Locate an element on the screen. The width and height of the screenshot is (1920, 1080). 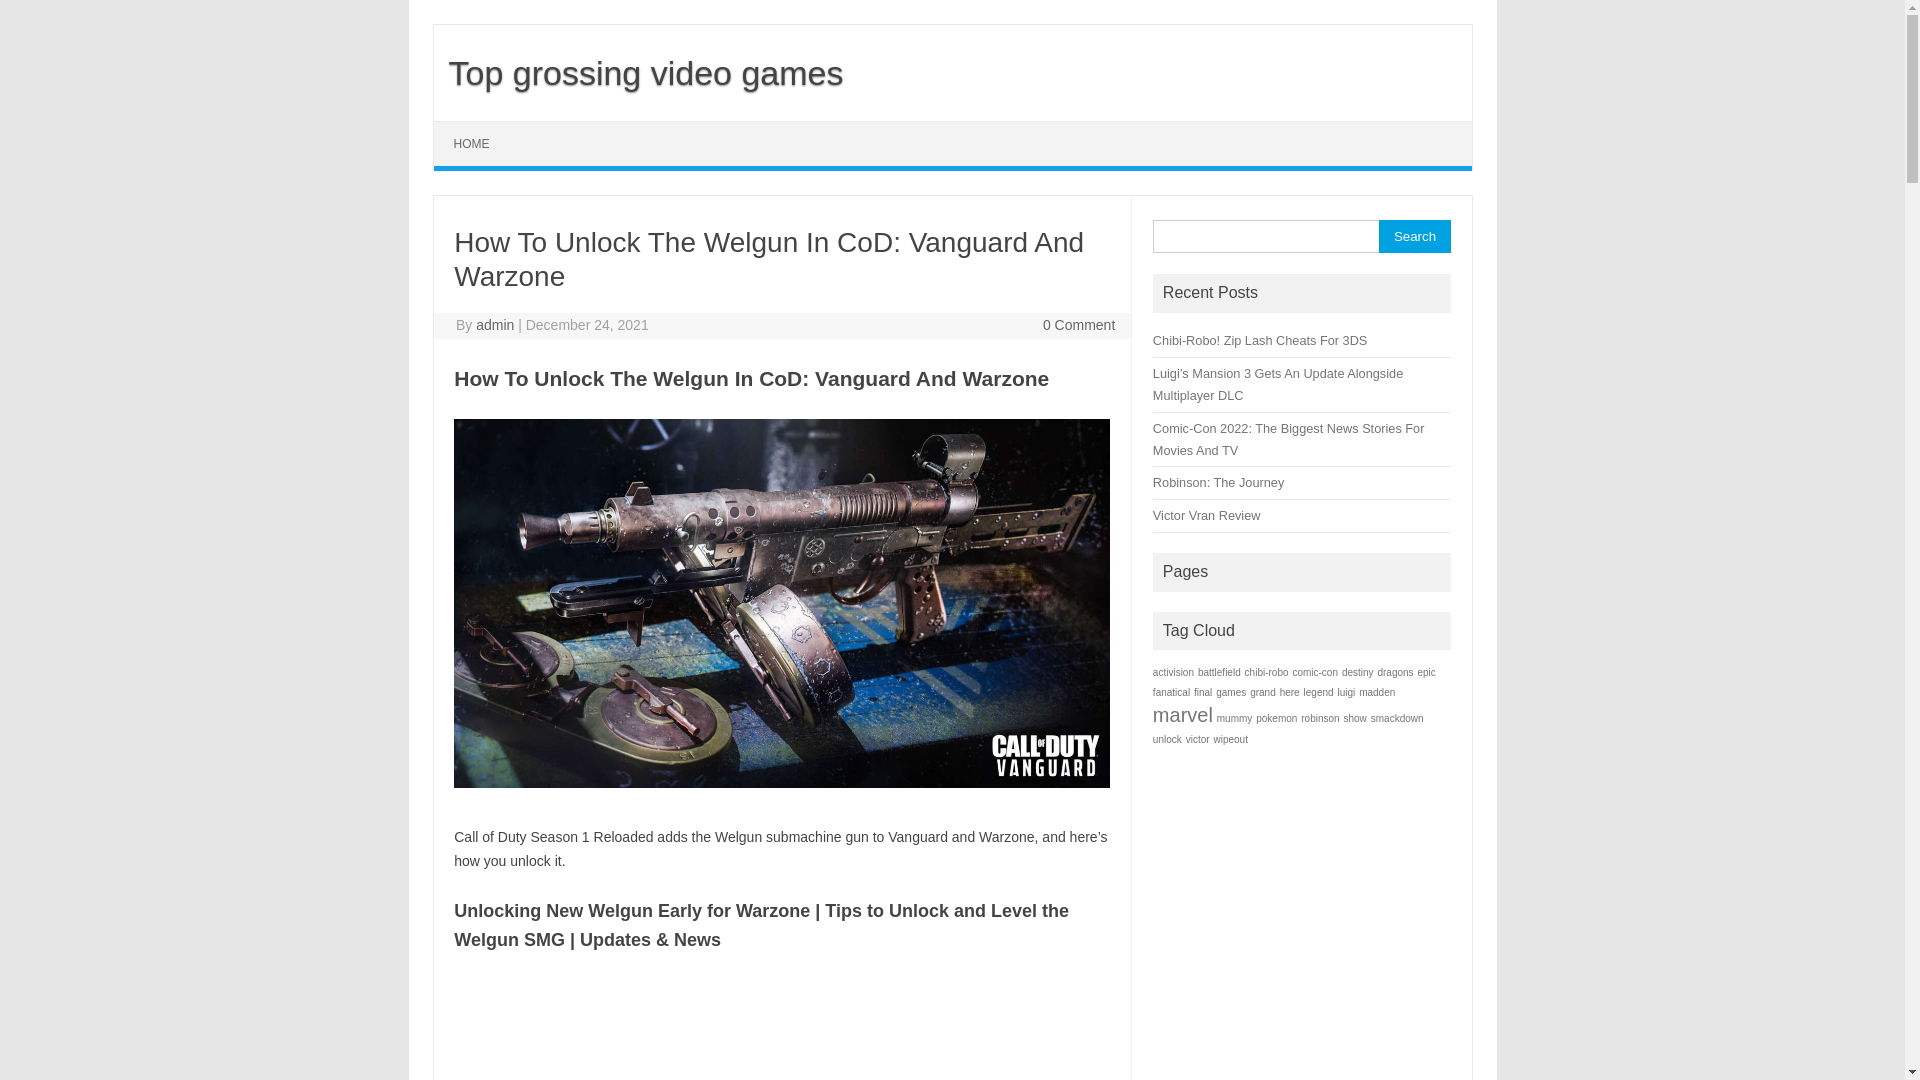
'fanatical' is located at coordinates (1171, 691).